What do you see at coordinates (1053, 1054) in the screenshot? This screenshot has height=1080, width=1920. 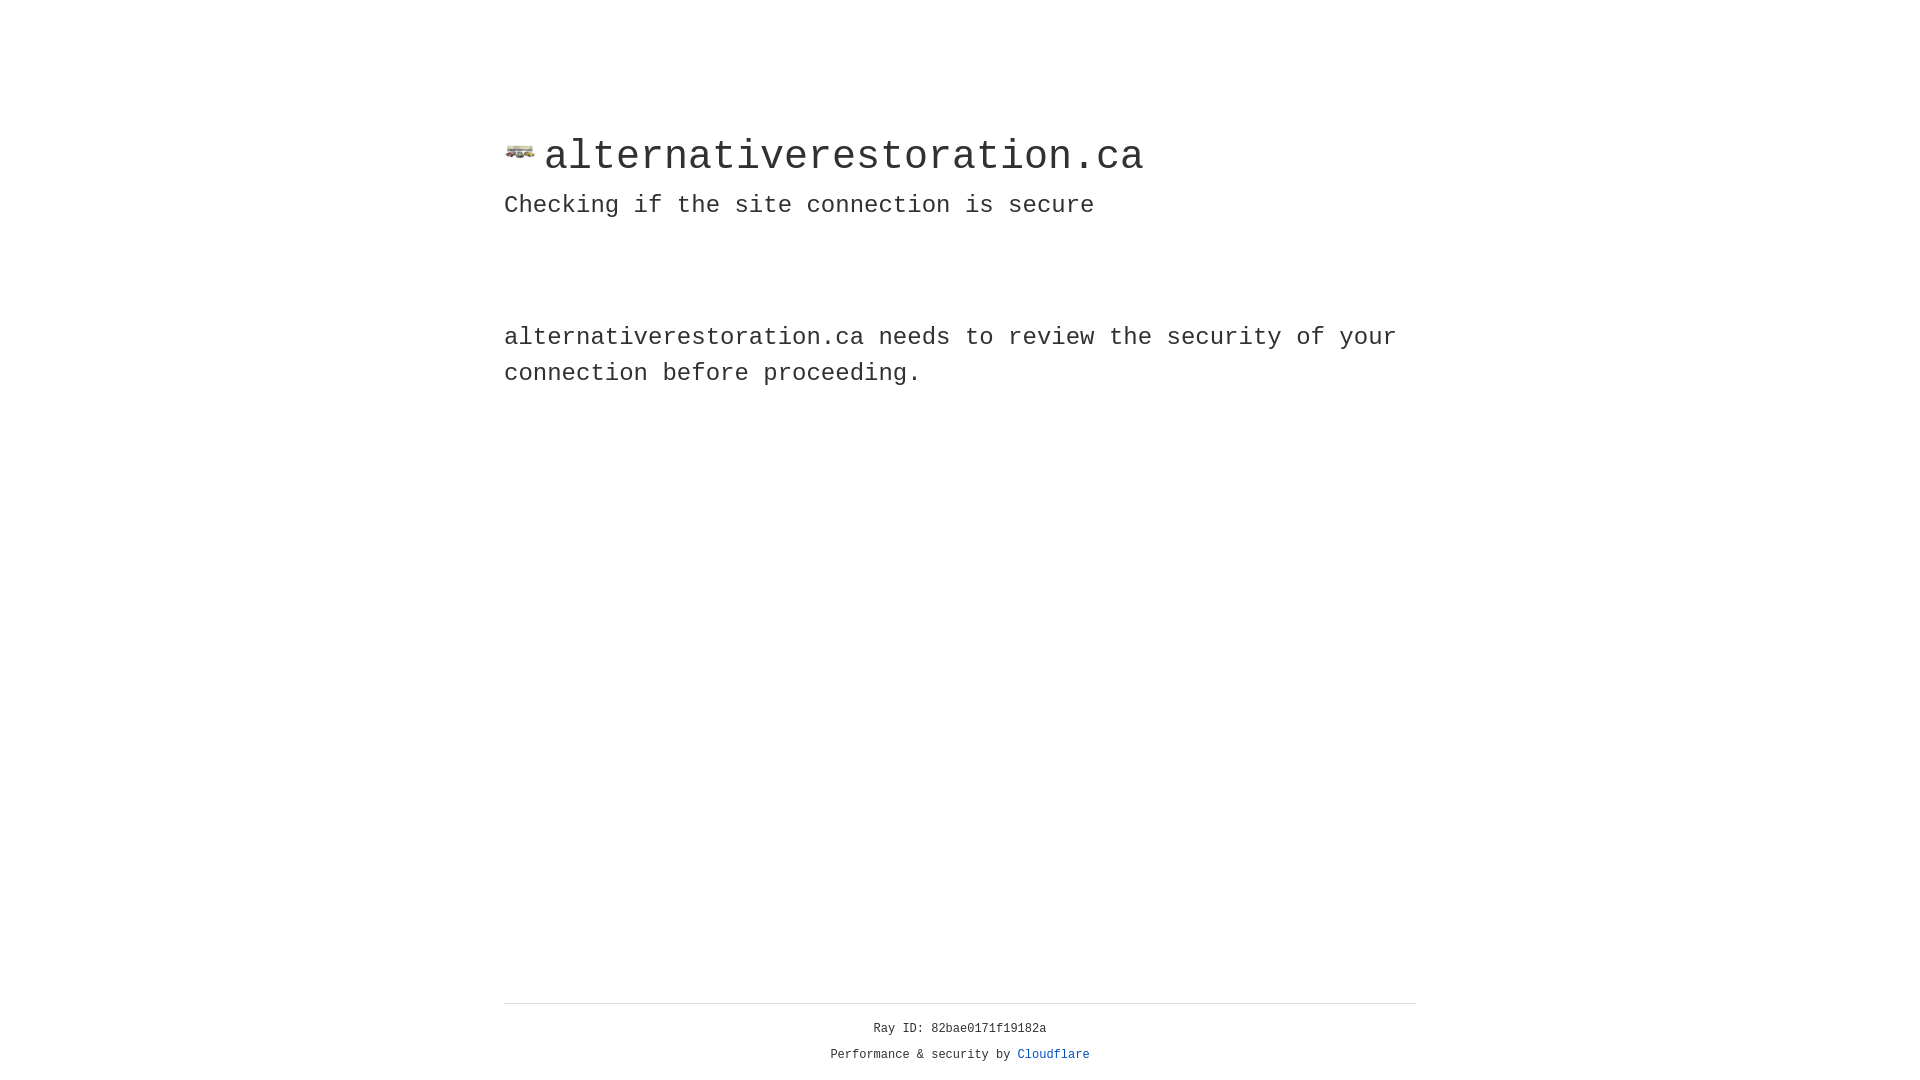 I see `'Cloudflare'` at bounding box center [1053, 1054].